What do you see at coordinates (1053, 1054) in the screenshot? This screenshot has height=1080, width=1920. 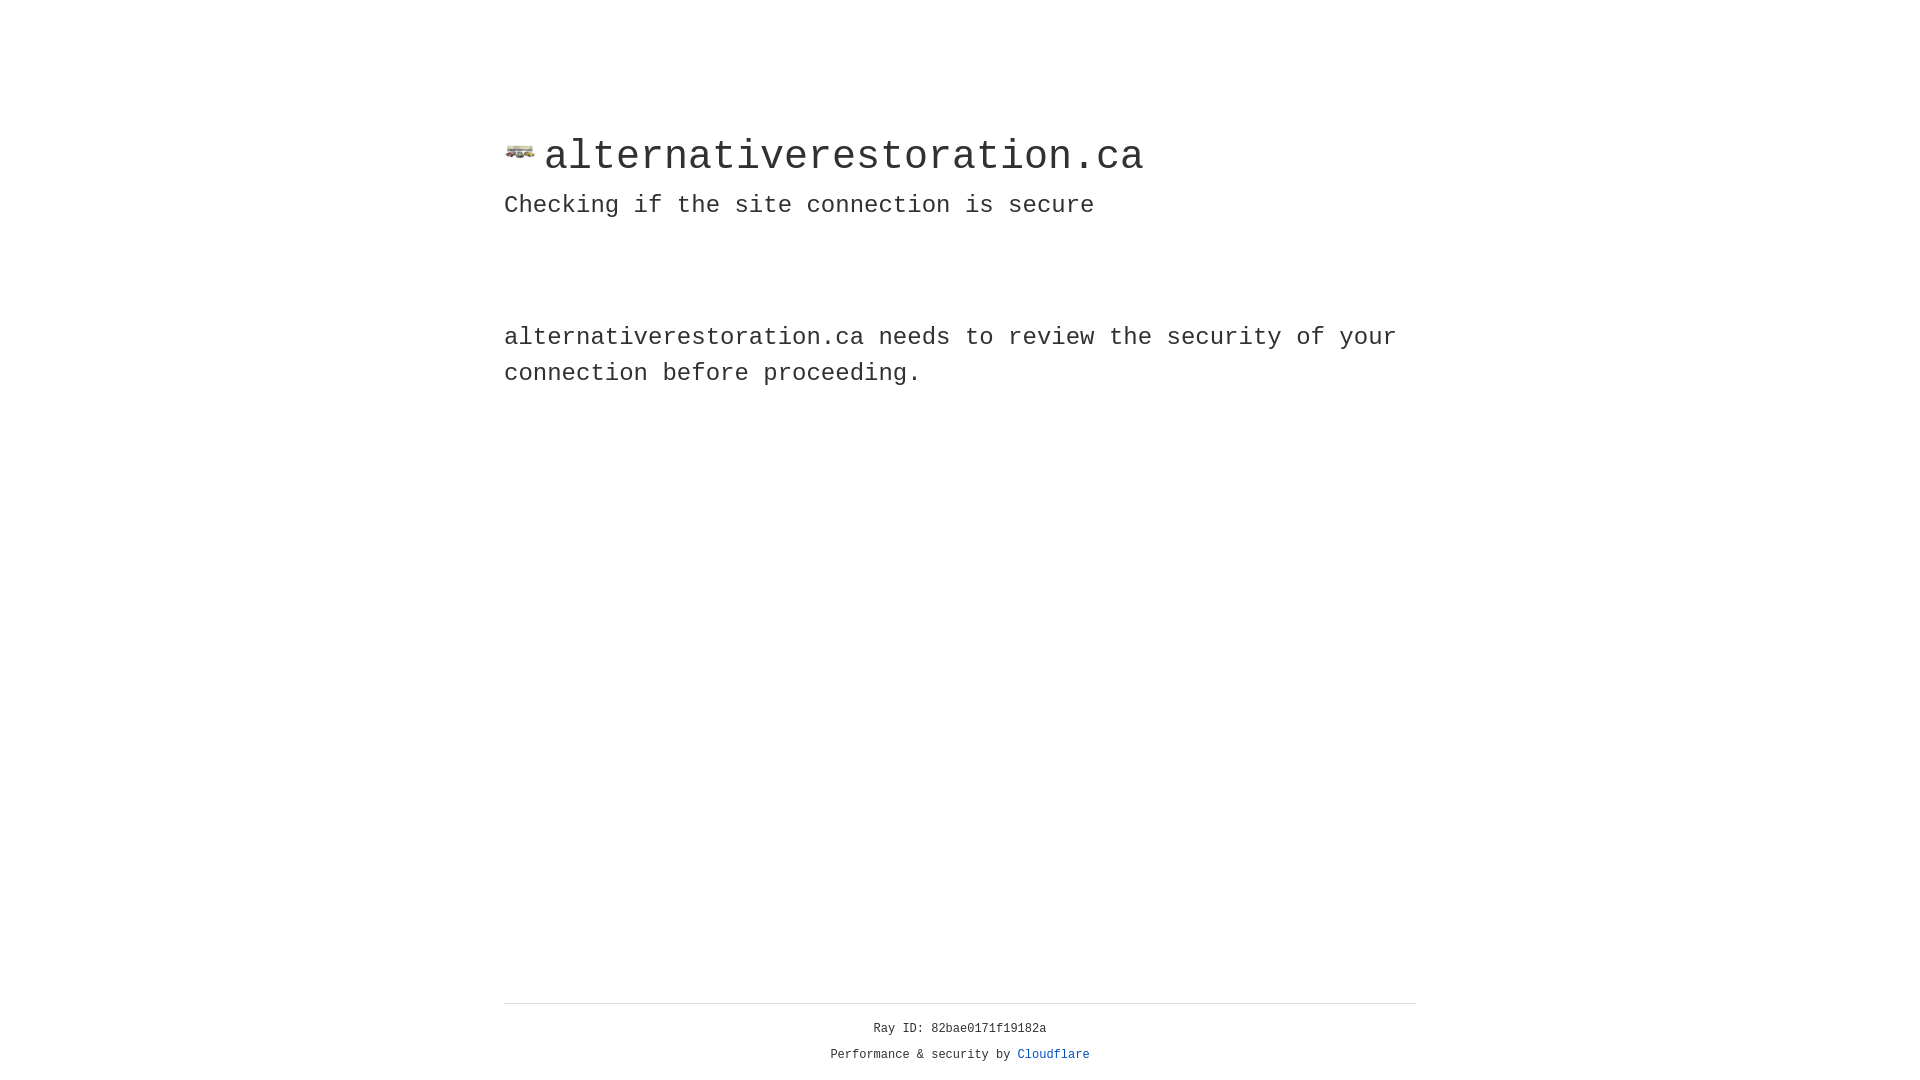 I see `'Cloudflare'` at bounding box center [1053, 1054].